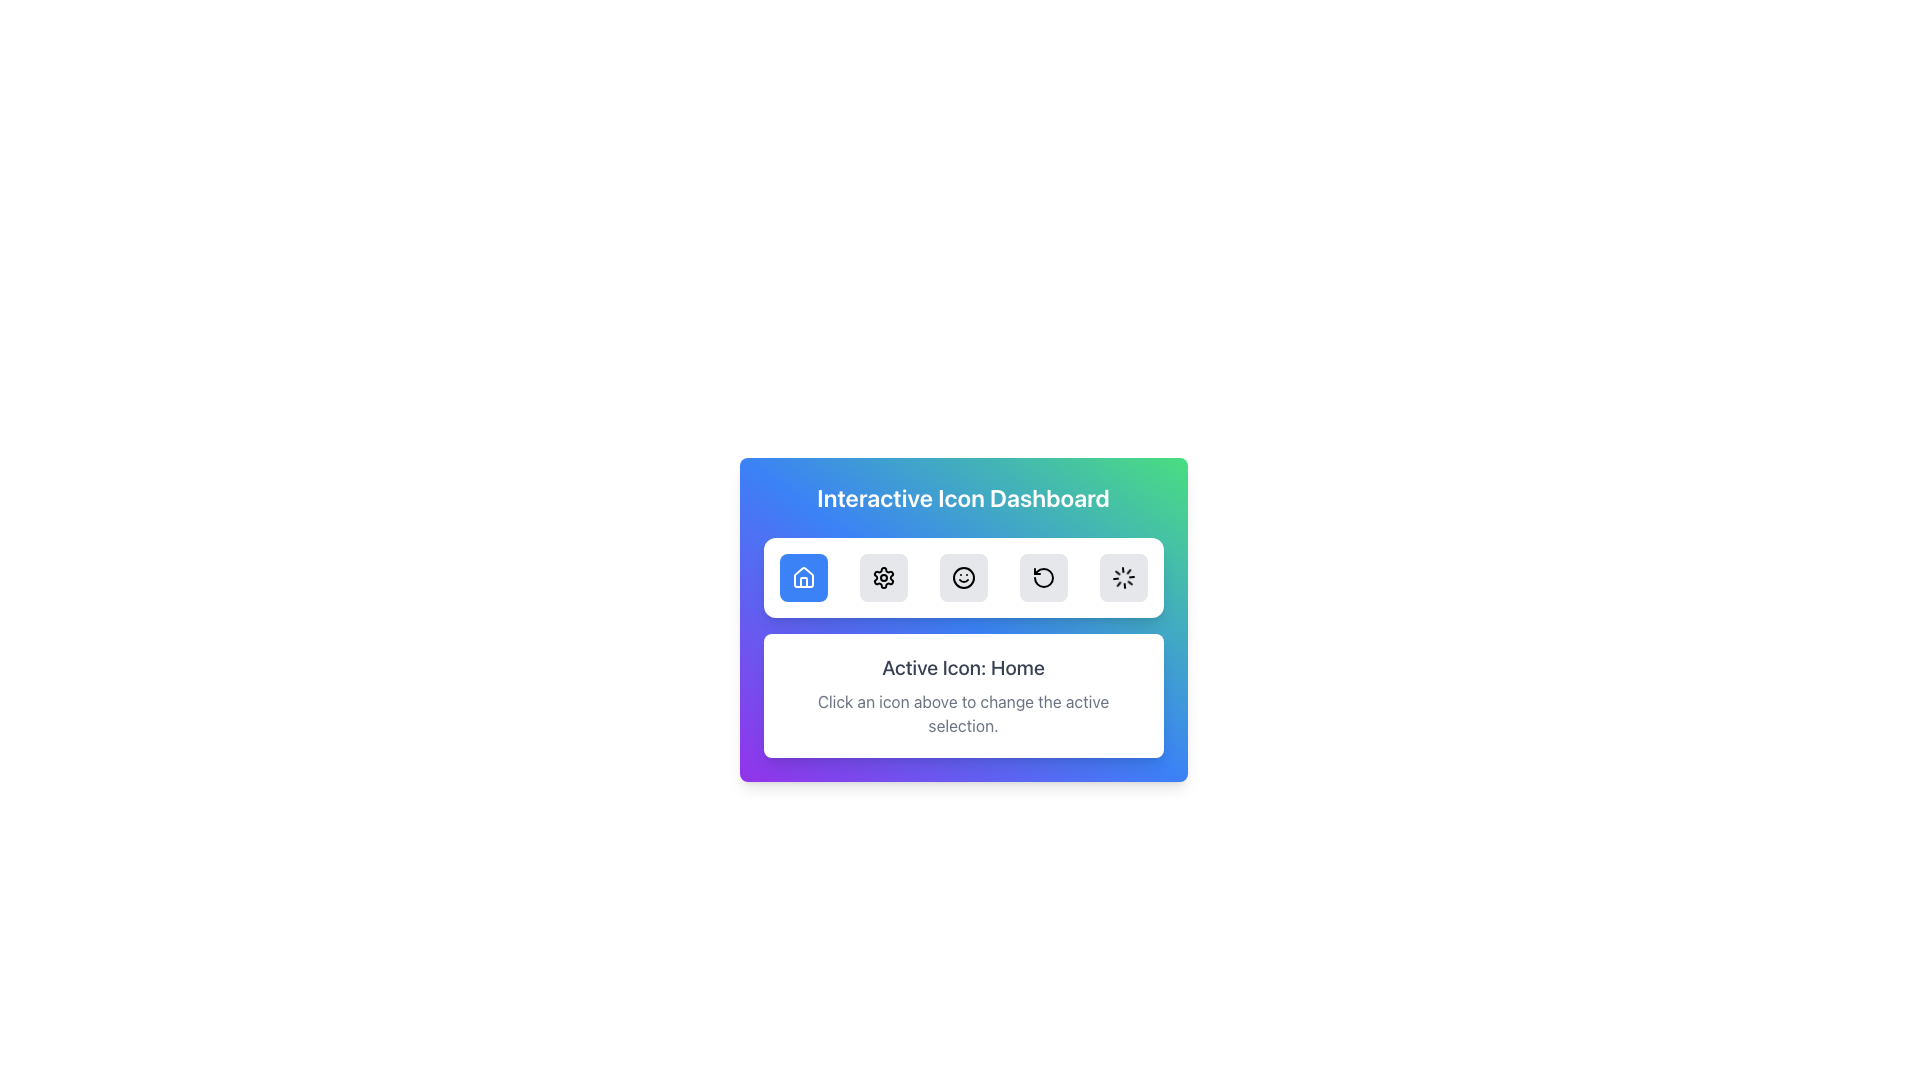  What do you see at coordinates (803, 578) in the screenshot?
I see `the 'Home' icon, which is the first element in the grid of selectable icons under the 'Interactive Icon Dashboard' title` at bounding box center [803, 578].